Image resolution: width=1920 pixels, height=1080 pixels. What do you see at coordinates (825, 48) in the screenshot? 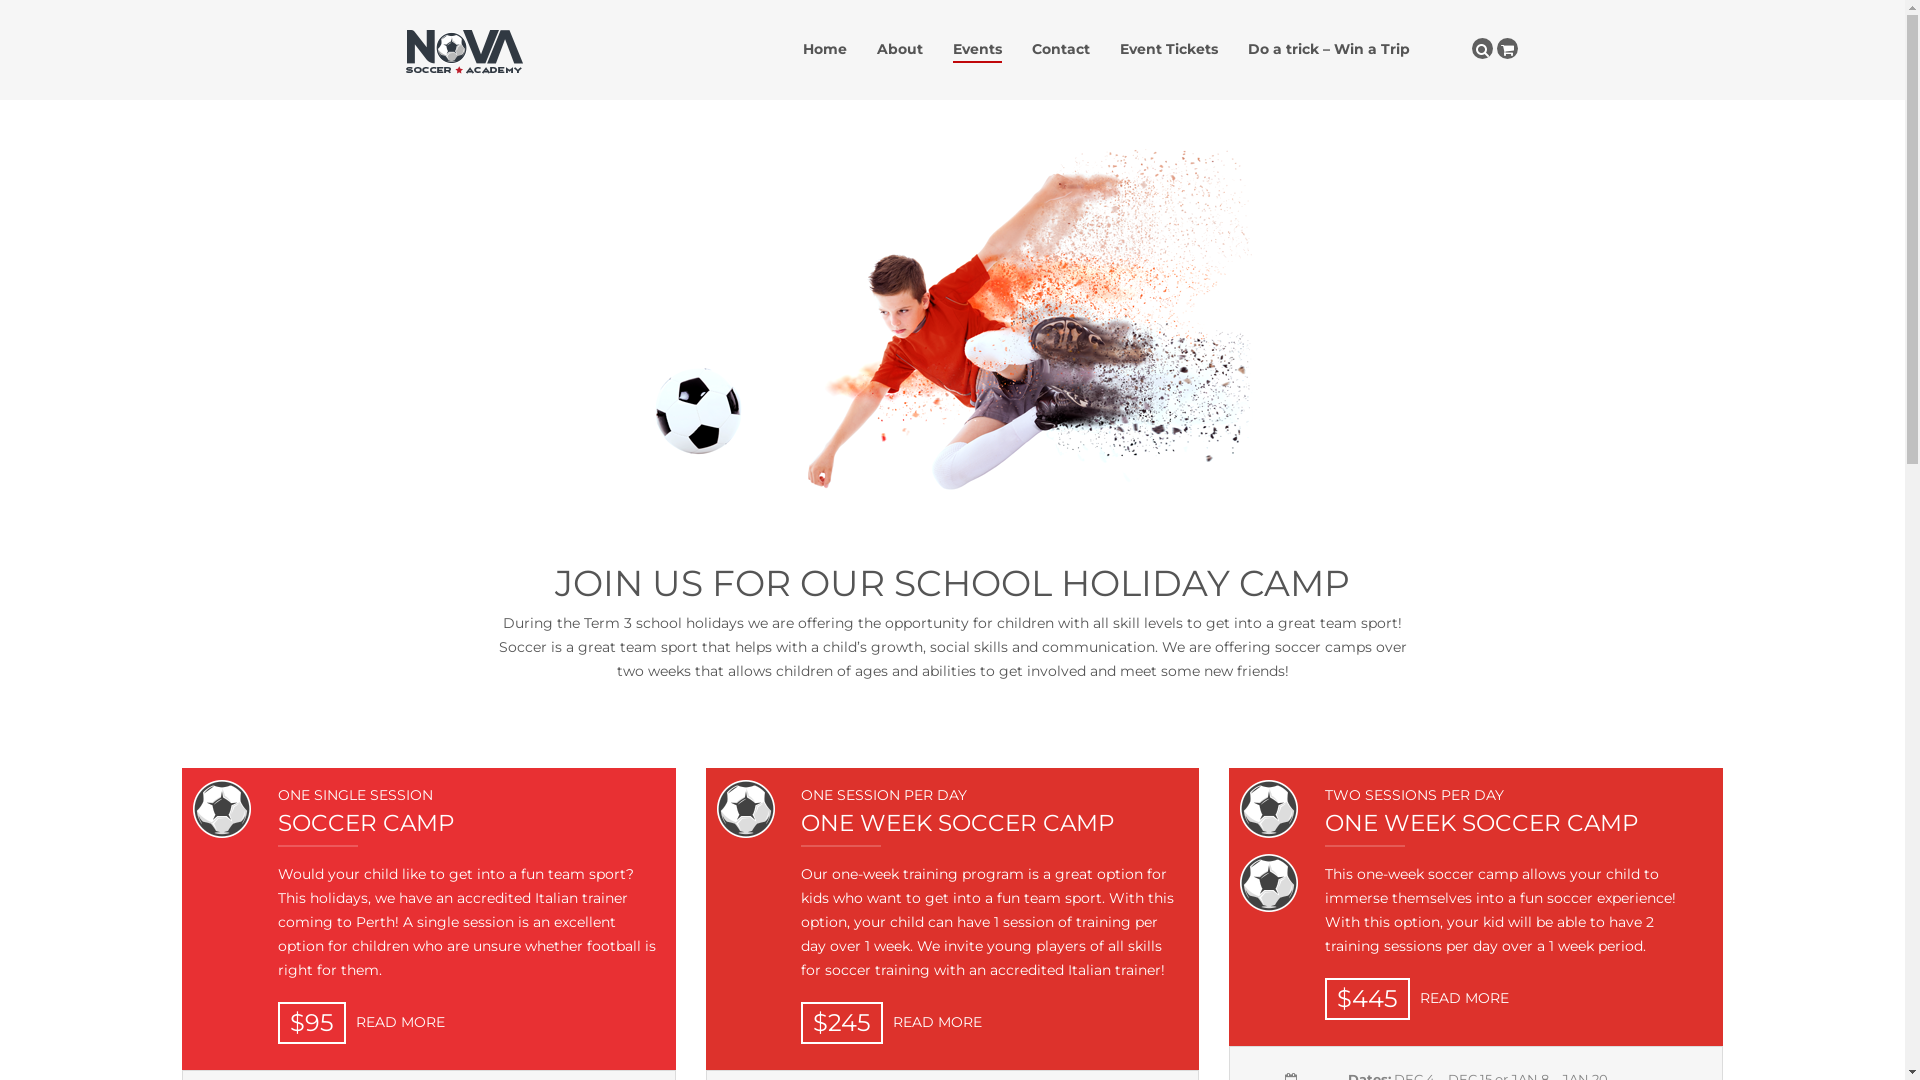
I see `'Home'` at bounding box center [825, 48].